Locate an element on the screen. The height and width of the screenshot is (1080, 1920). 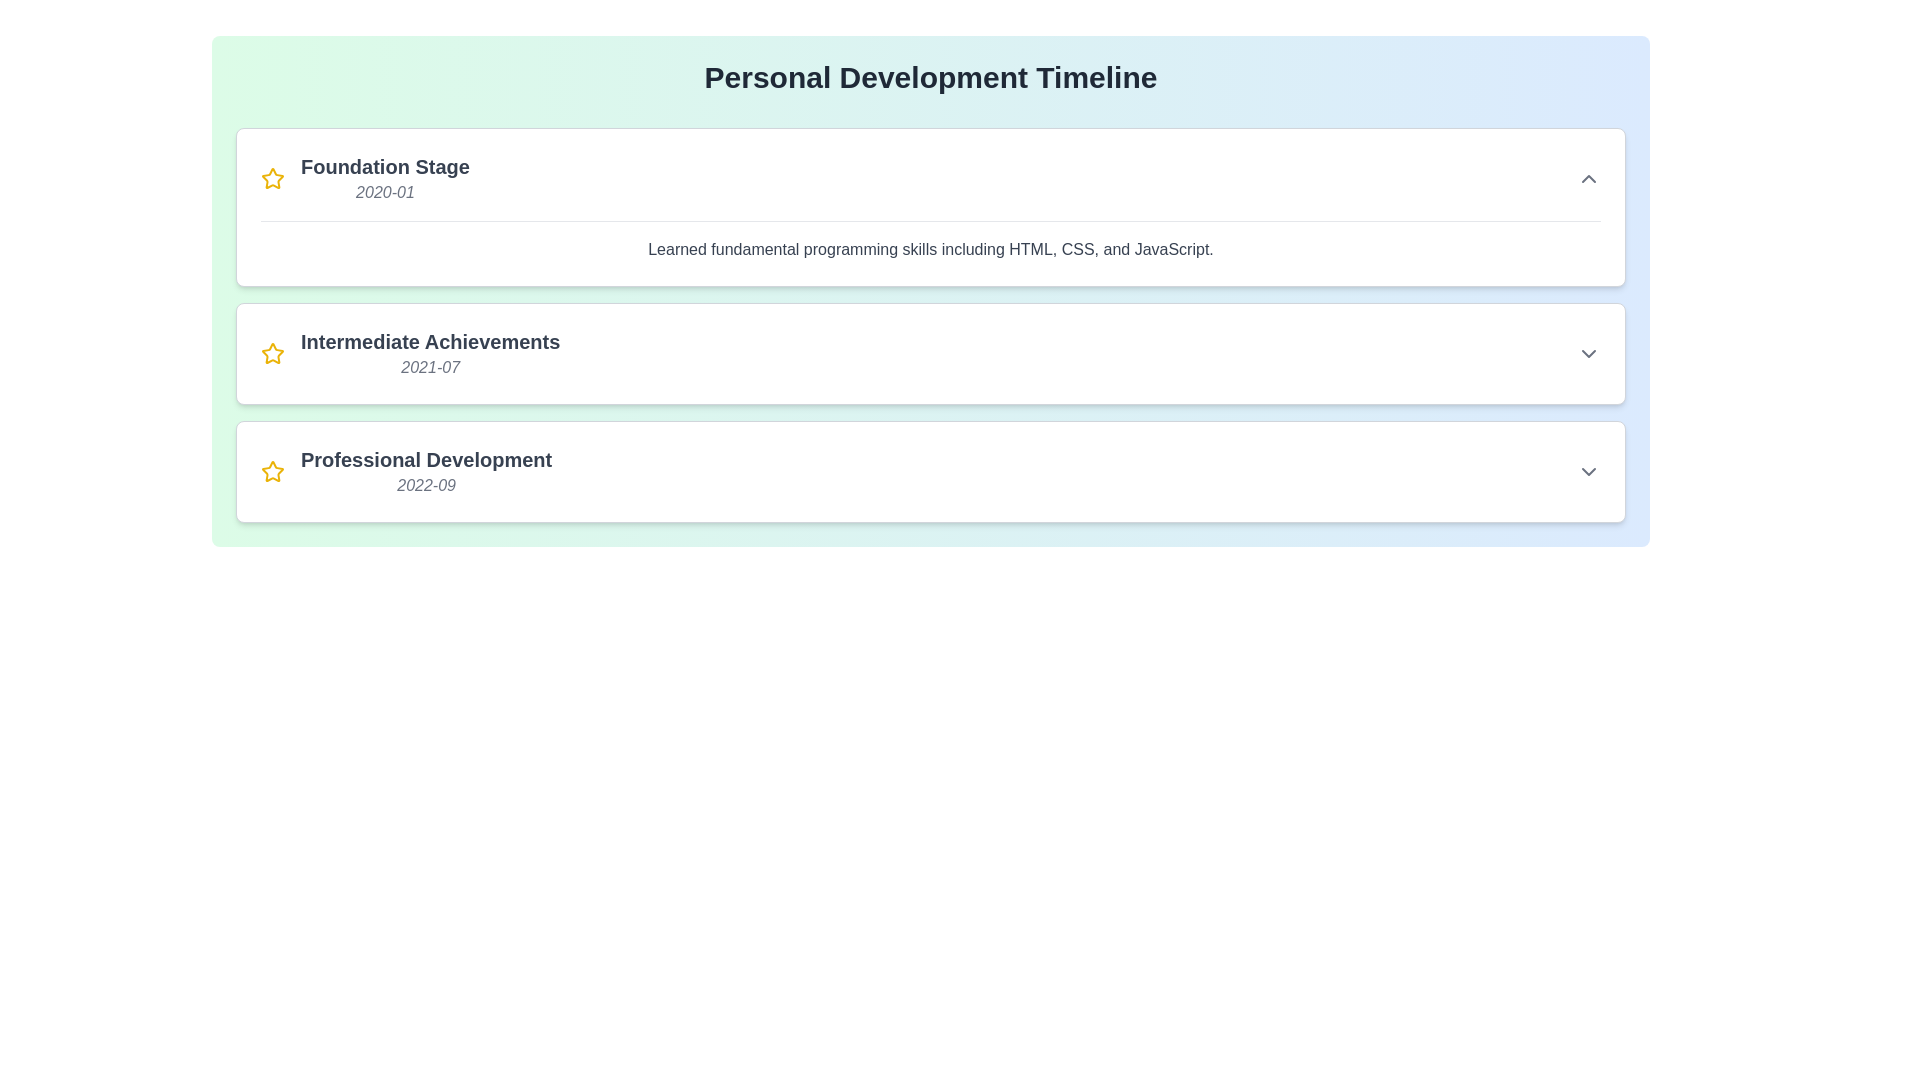
the third list item representing a professional development entry, located between 'Intermediate Achievements' and a blank section is located at coordinates (930, 471).